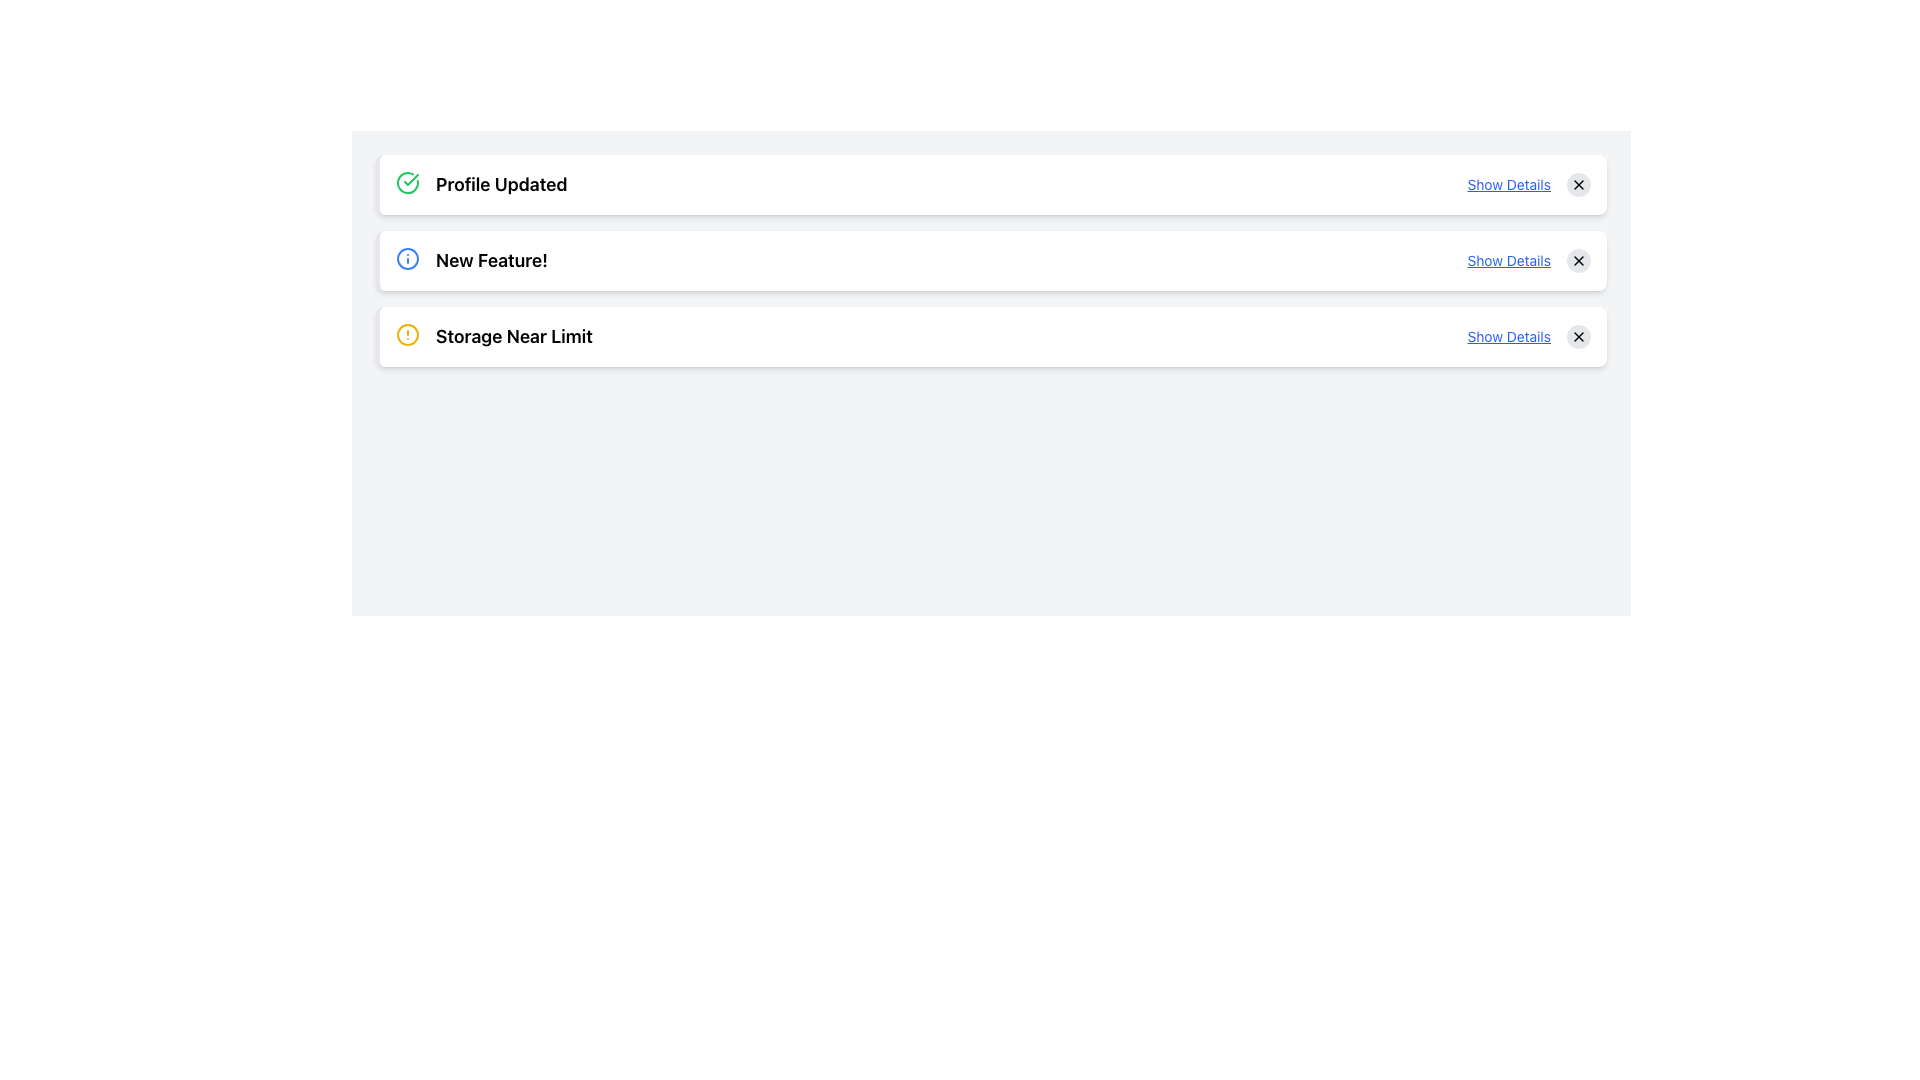  I want to click on the 'Show Details' hyperlink text, styled in blue and underlined, located in the upper-right section of the 'New Feature!' notification card, so click(1528, 260).